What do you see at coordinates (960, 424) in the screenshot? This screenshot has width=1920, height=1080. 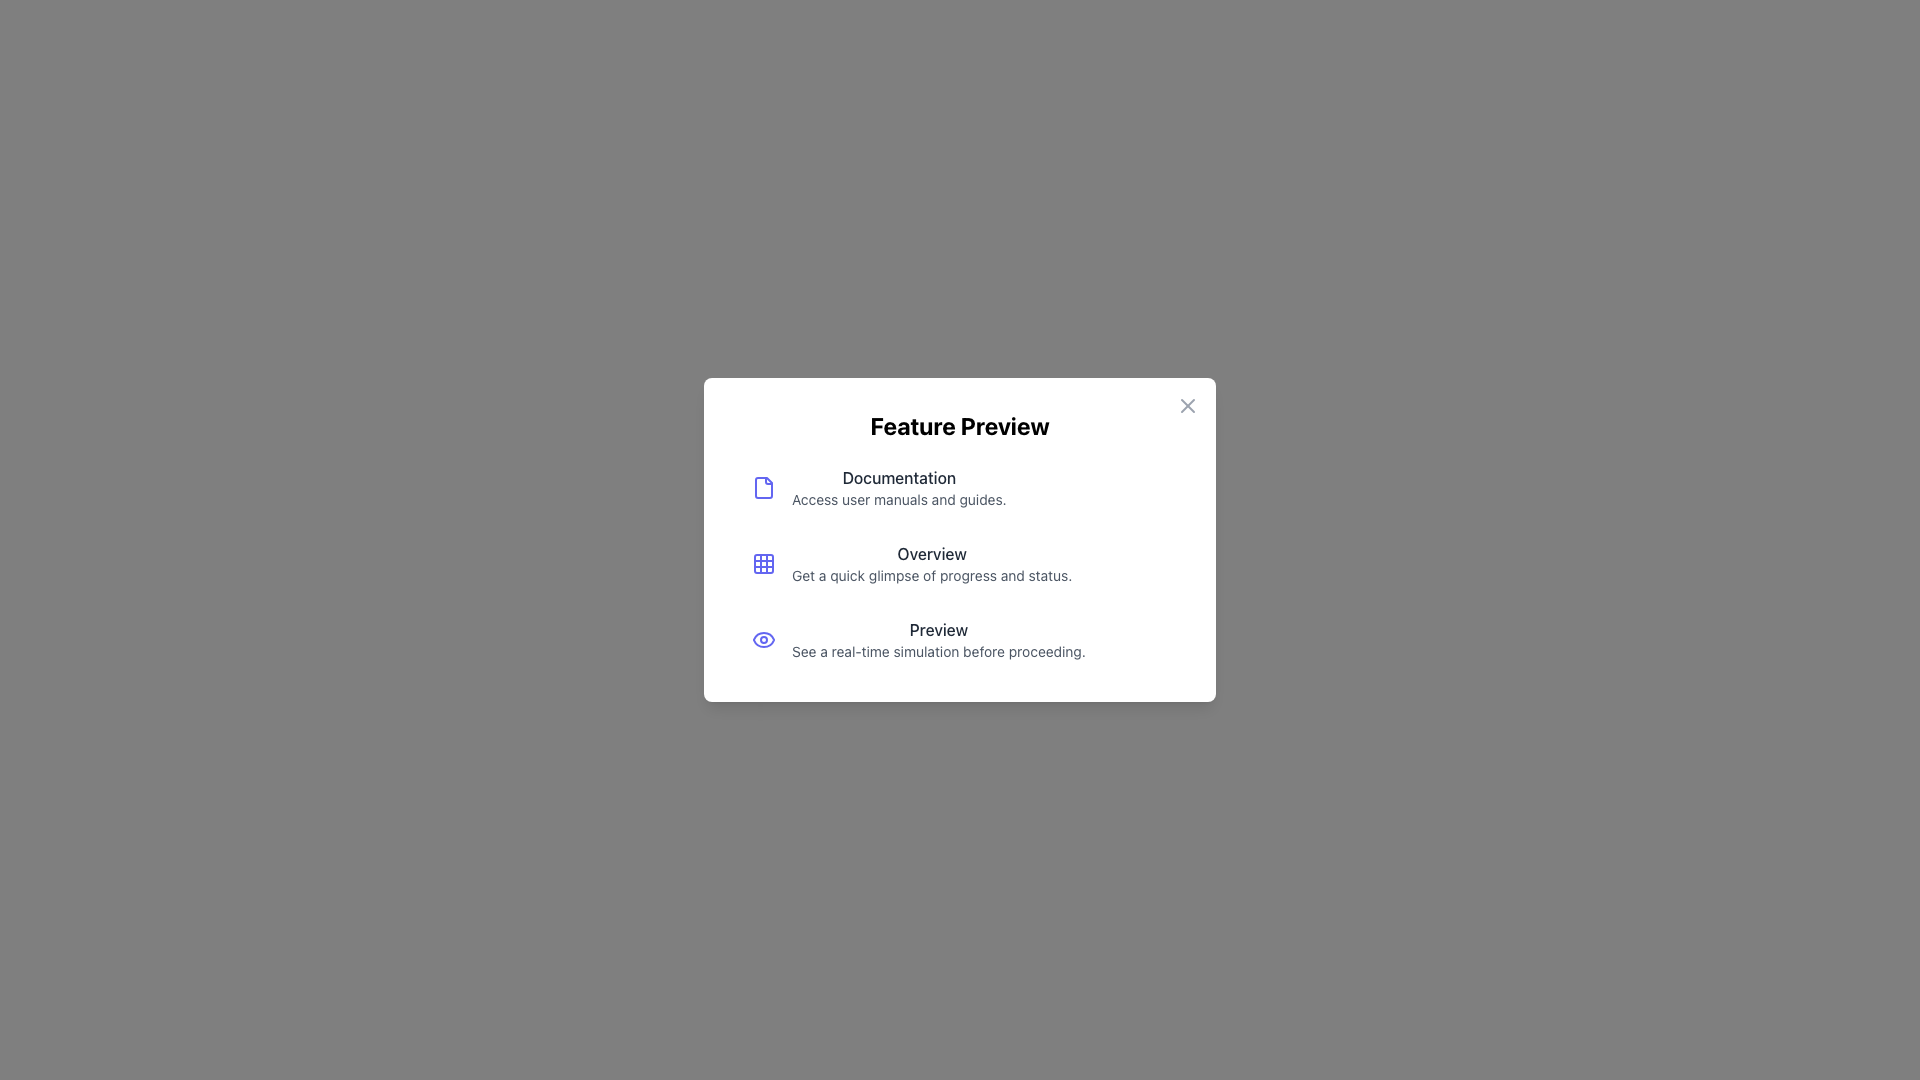 I see `the text label located at the top-center of the white card-like structure, which summarizes the purpose of the dialog or section` at bounding box center [960, 424].